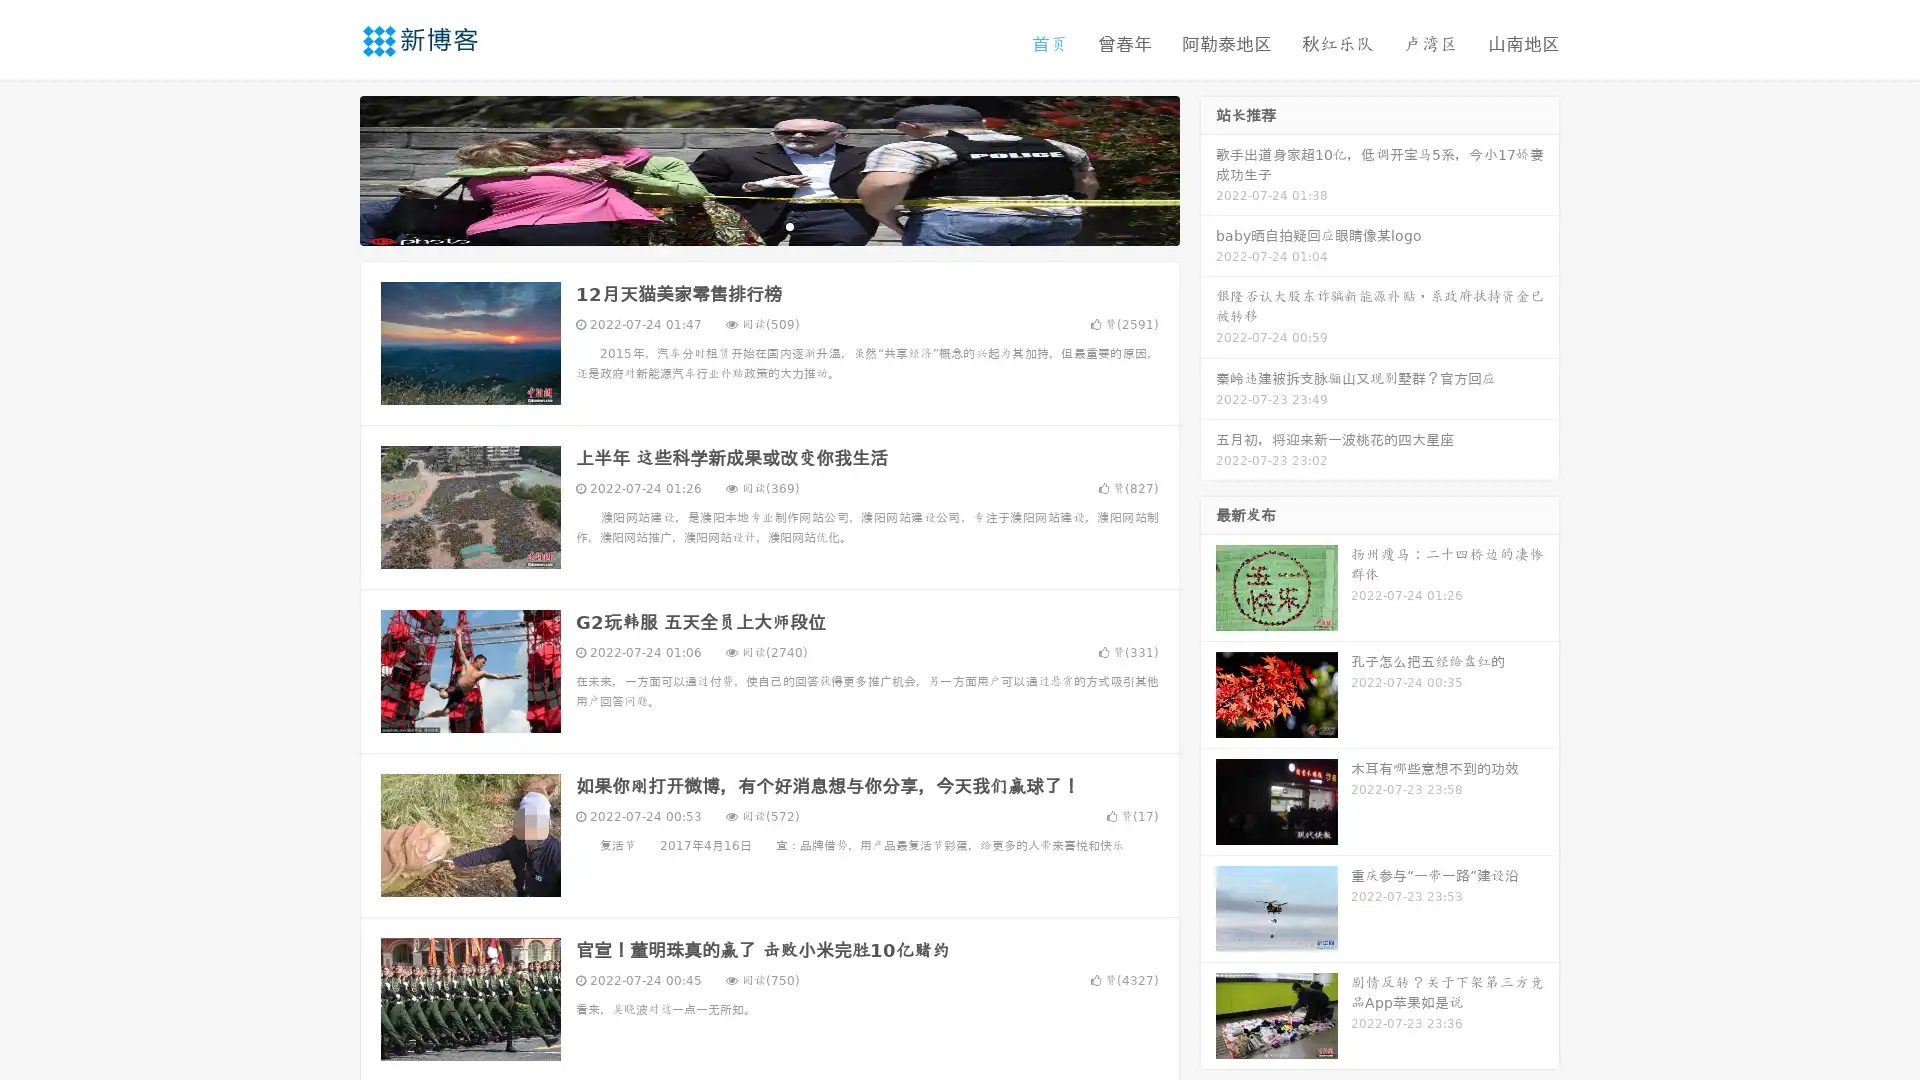 The width and height of the screenshot is (1920, 1080). I want to click on Previous slide, so click(330, 168).